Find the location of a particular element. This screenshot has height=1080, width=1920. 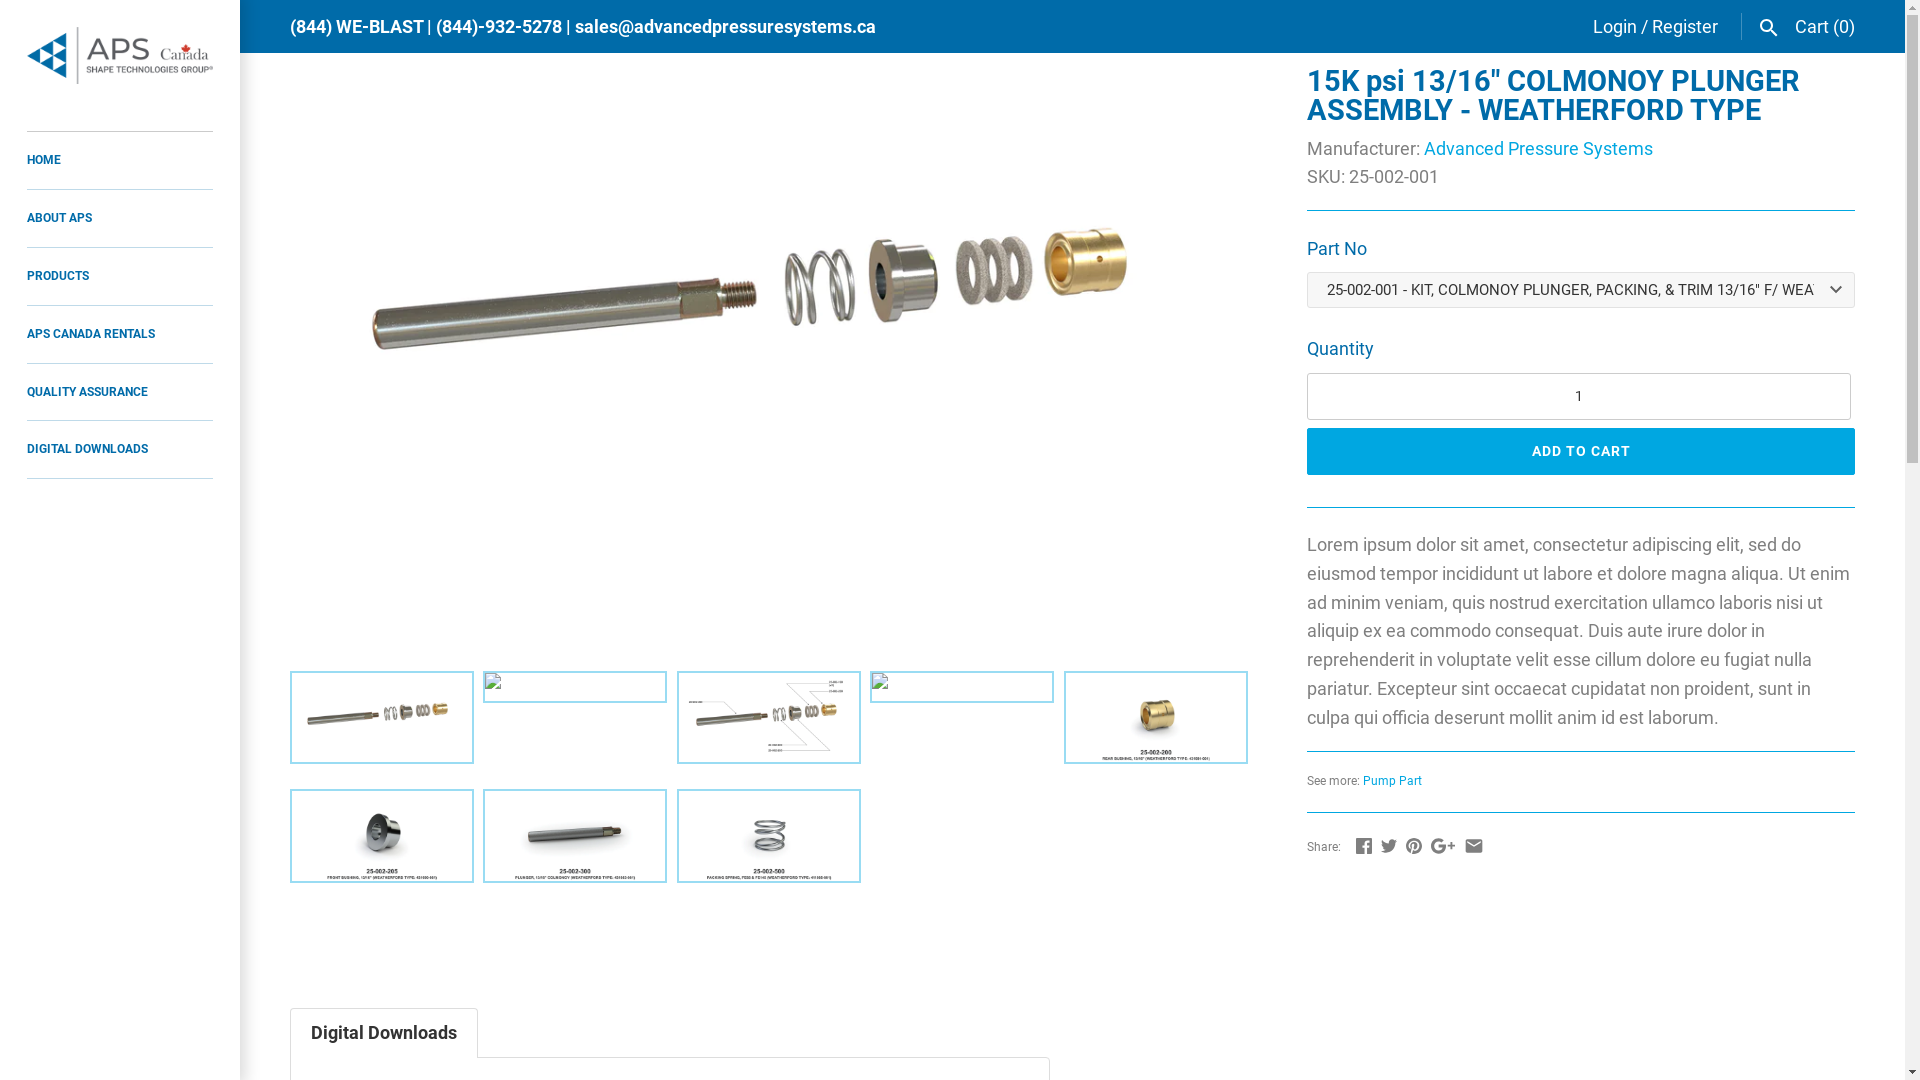

'APS CANADA RENTALS' is located at coordinates (119, 334).